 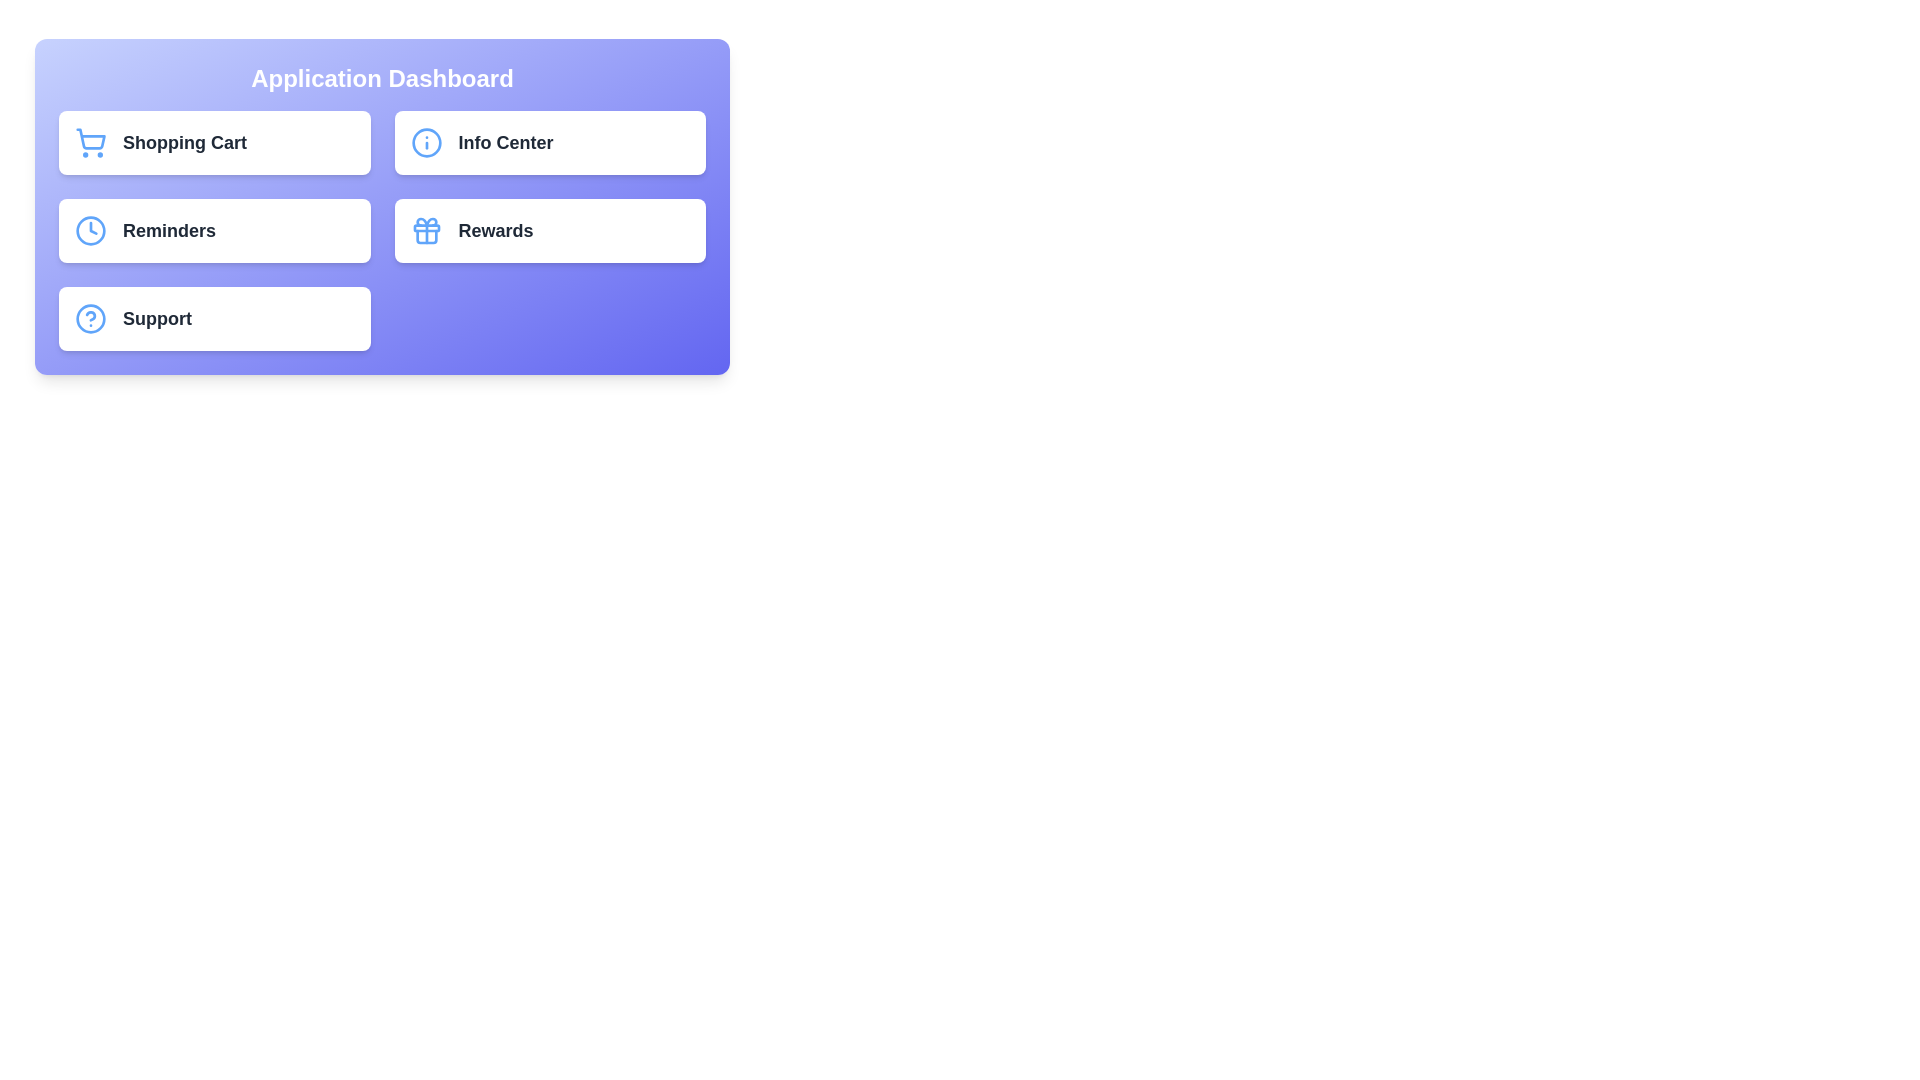 I want to click on the blue circular shape representing the inner circle of the clock icon within the 'Reminders' button in the Application Dashboard interface, so click(x=90, y=230).